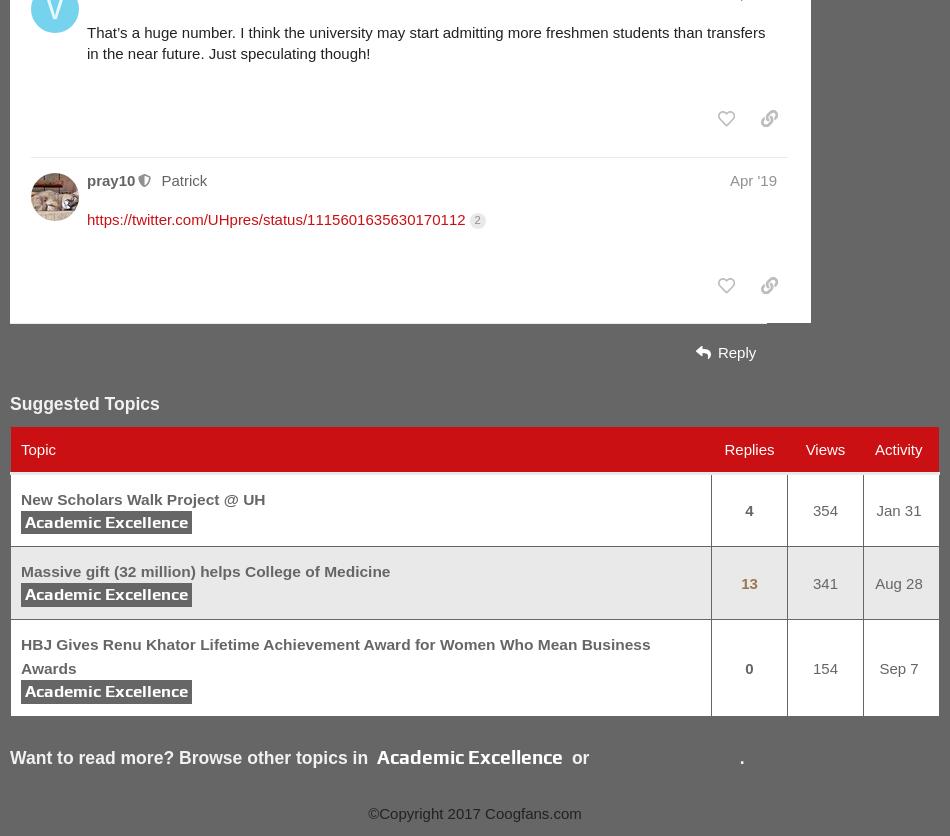 The image size is (950, 836). What do you see at coordinates (580, 757) in the screenshot?
I see `'or'` at bounding box center [580, 757].